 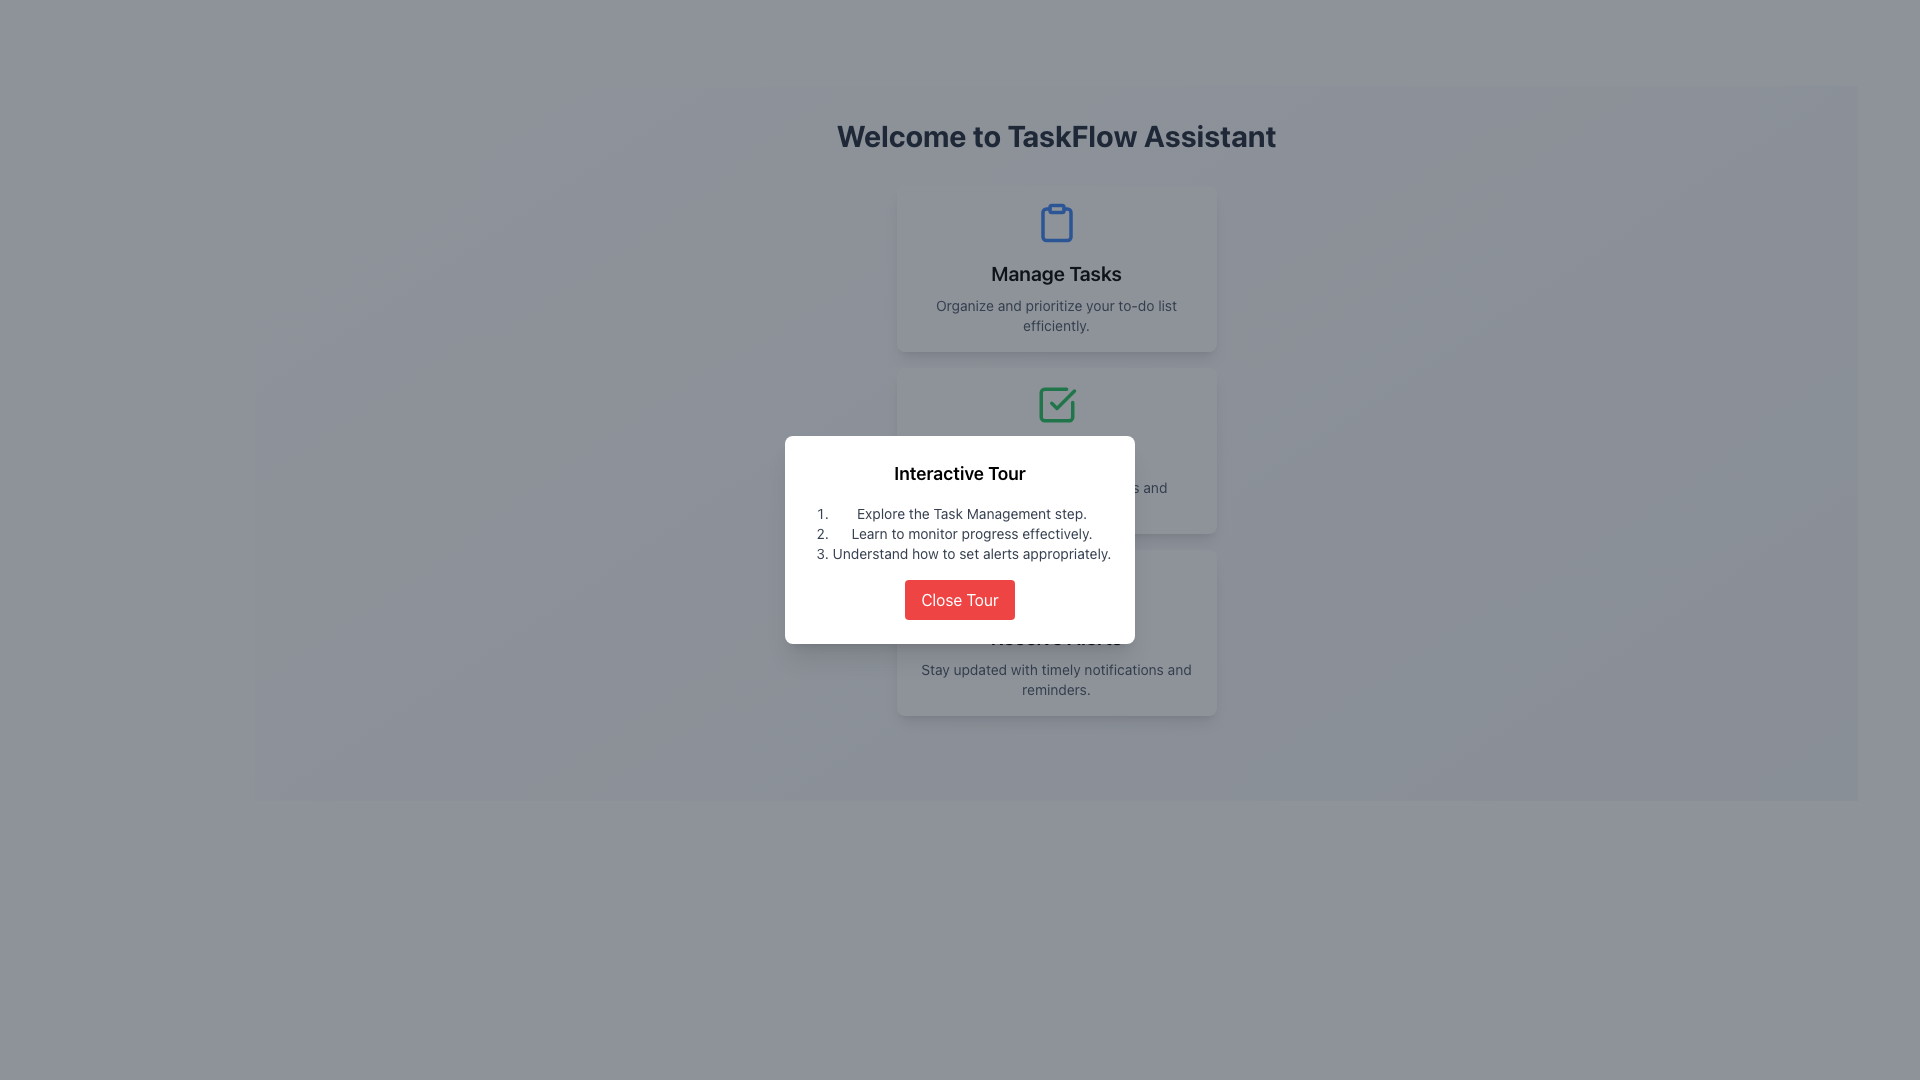 What do you see at coordinates (971, 512) in the screenshot?
I see `the informational text element located at the first line of the numbered list in the modal box, which provides instructions for exploring the task management step` at bounding box center [971, 512].